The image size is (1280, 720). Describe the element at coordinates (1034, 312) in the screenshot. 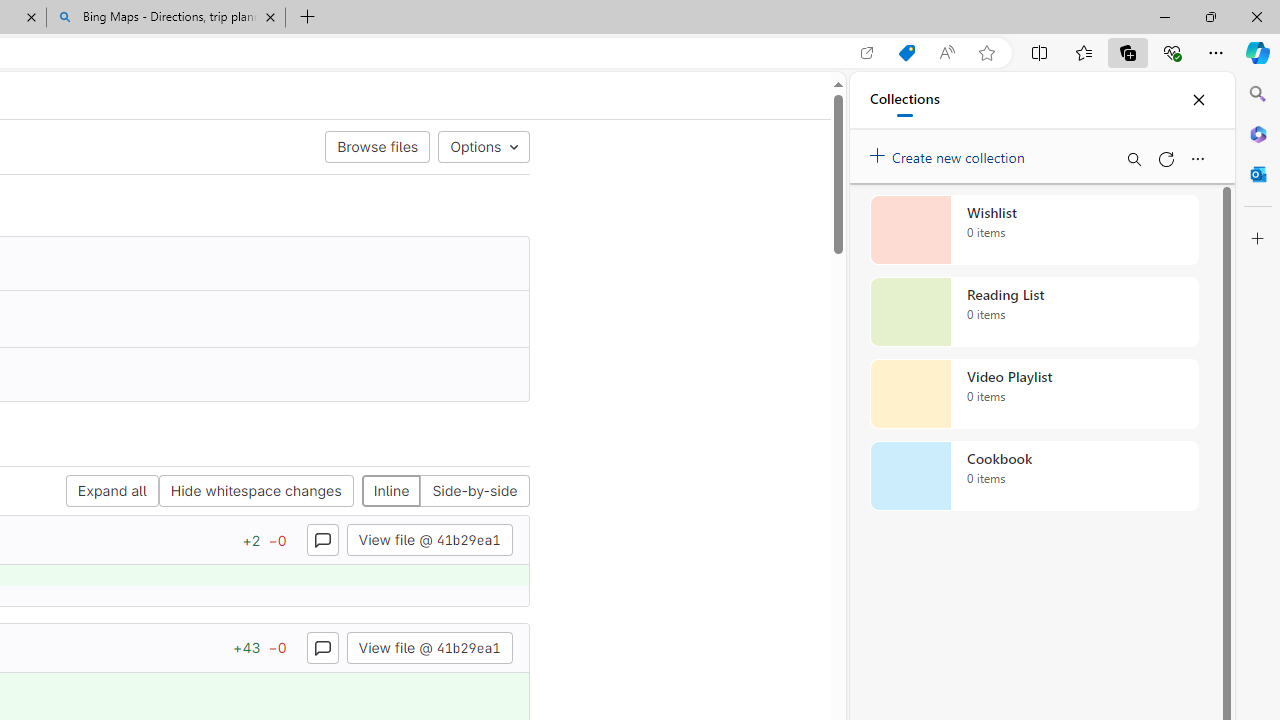

I see `'Reading List collection, 0 items'` at that location.